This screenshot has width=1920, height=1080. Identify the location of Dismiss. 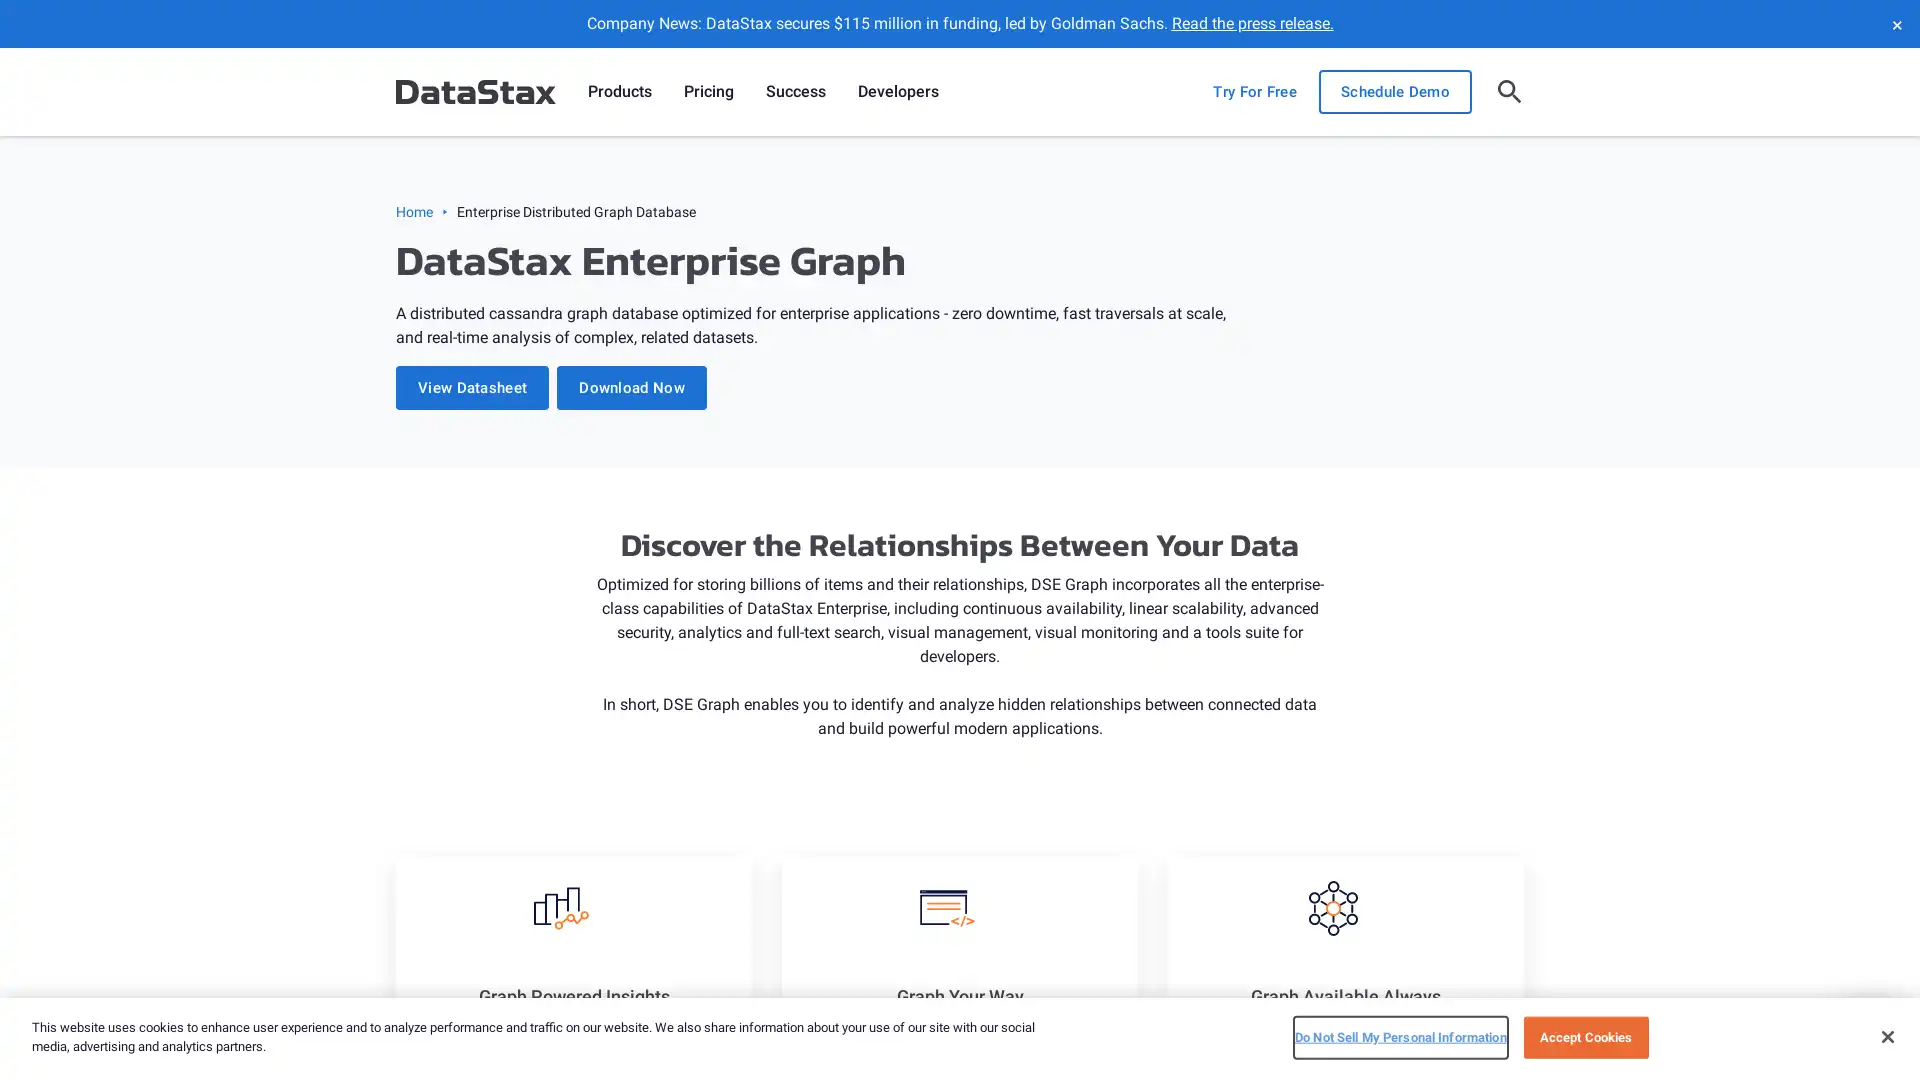
(1895, 23).